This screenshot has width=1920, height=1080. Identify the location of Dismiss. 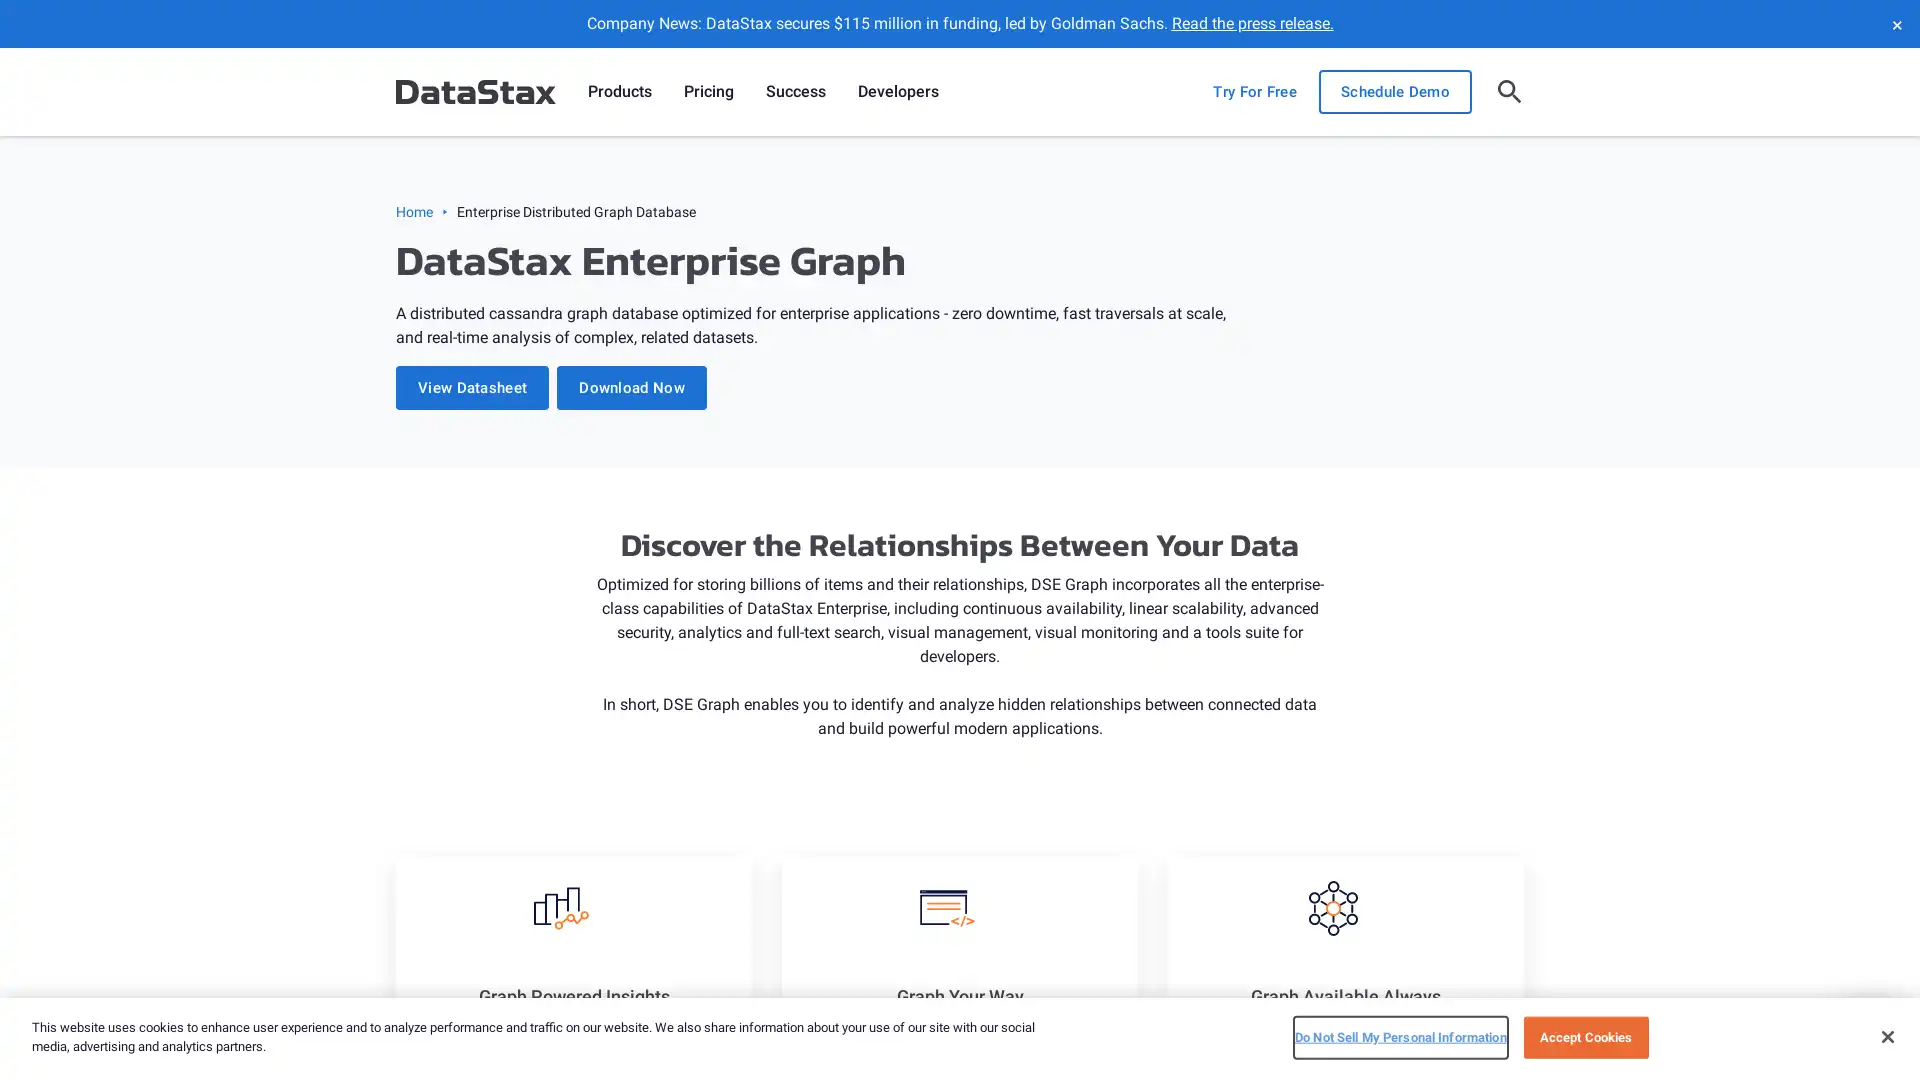
(1895, 23).